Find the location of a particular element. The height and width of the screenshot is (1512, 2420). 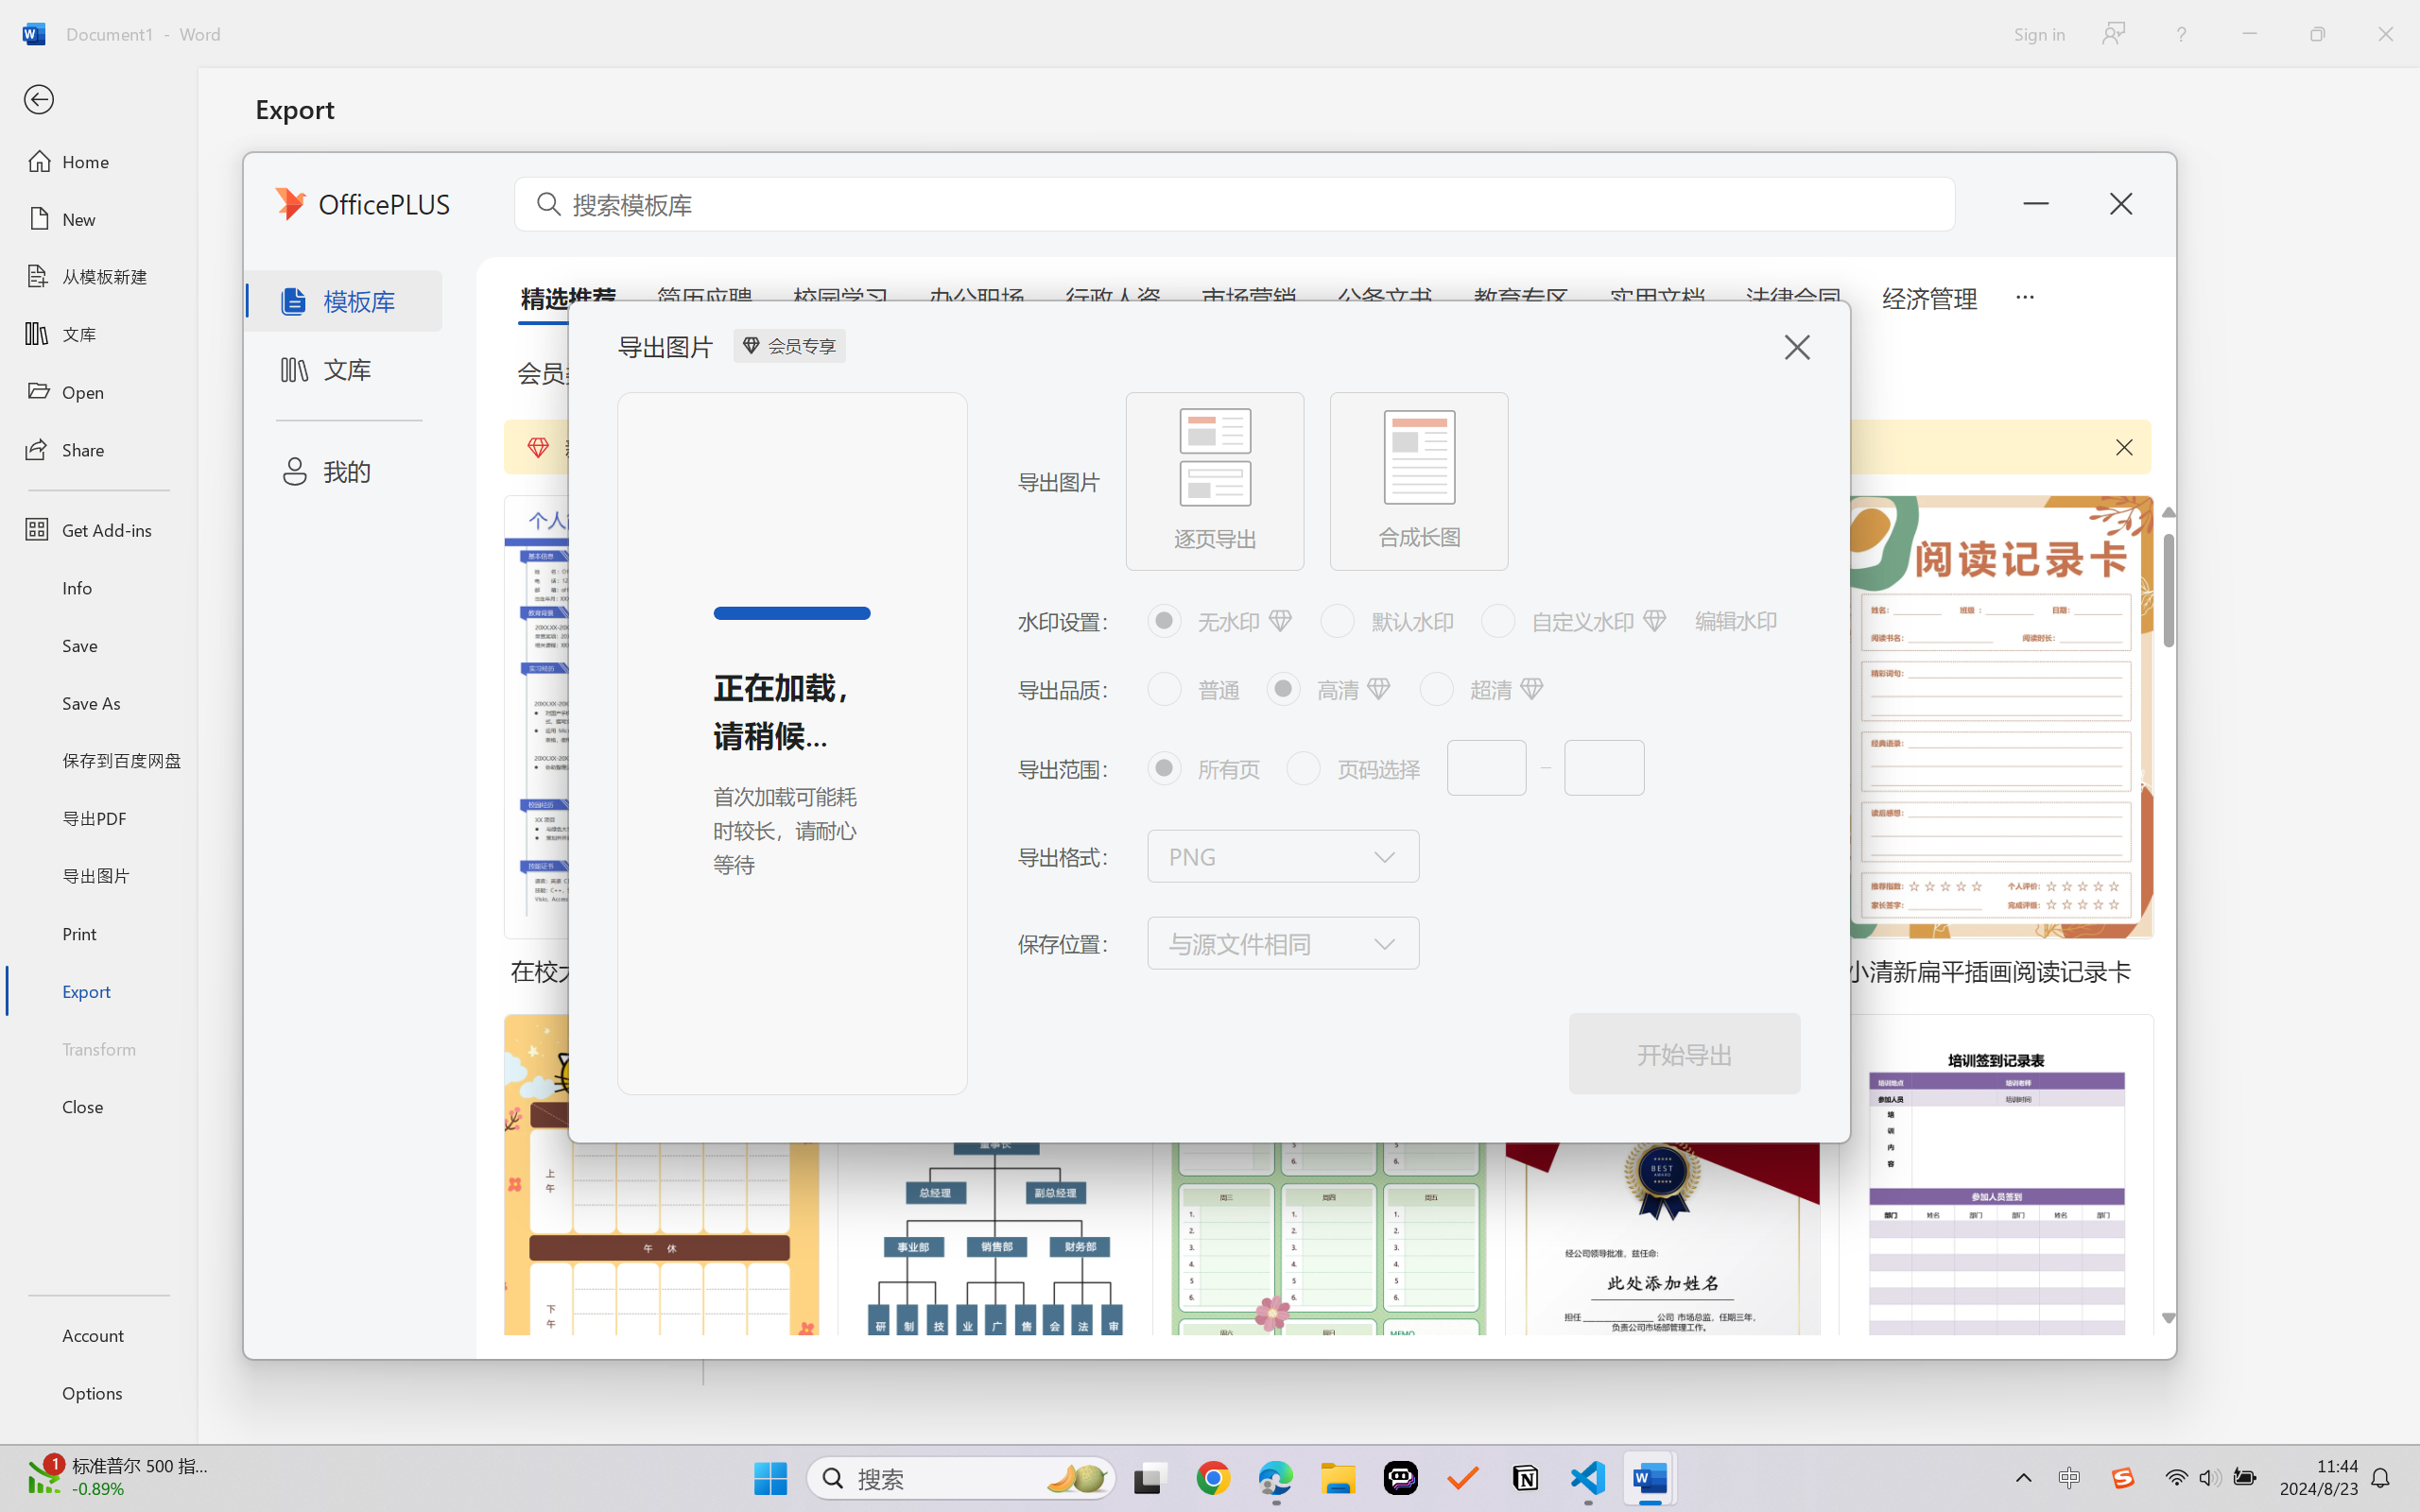

'Save As' is located at coordinates (97, 702).